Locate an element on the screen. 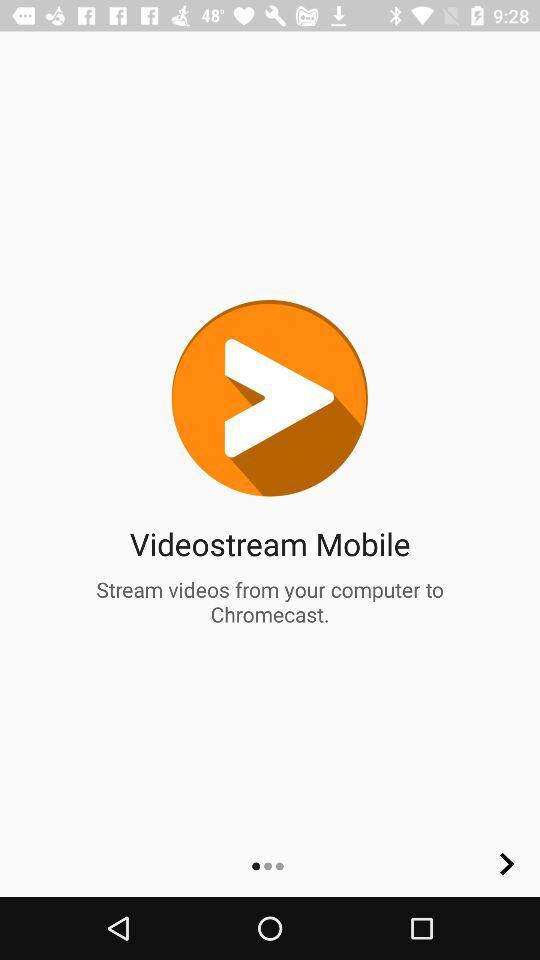  next the option is located at coordinates (507, 863).